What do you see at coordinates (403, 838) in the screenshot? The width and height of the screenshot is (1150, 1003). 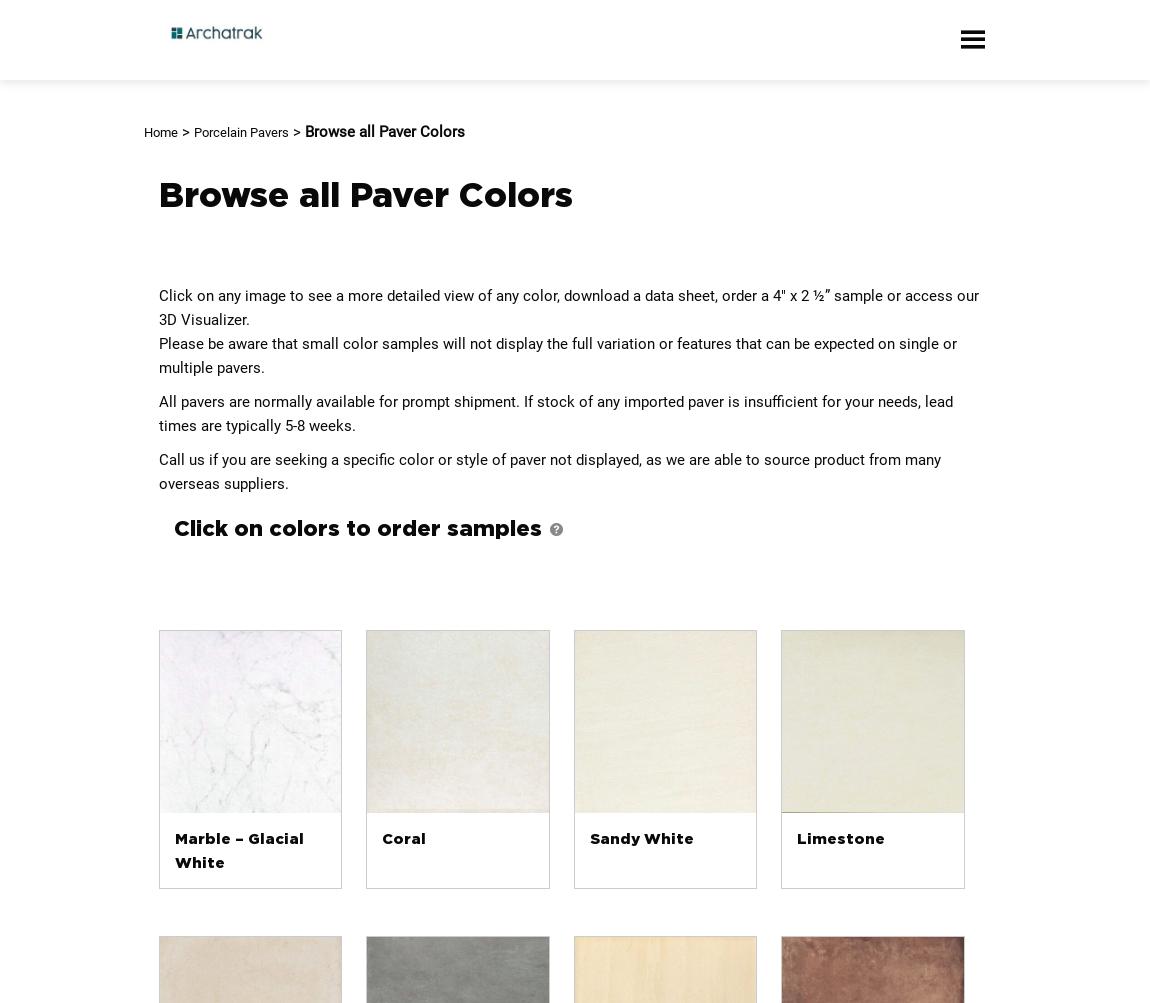 I see `'Coral'` at bounding box center [403, 838].